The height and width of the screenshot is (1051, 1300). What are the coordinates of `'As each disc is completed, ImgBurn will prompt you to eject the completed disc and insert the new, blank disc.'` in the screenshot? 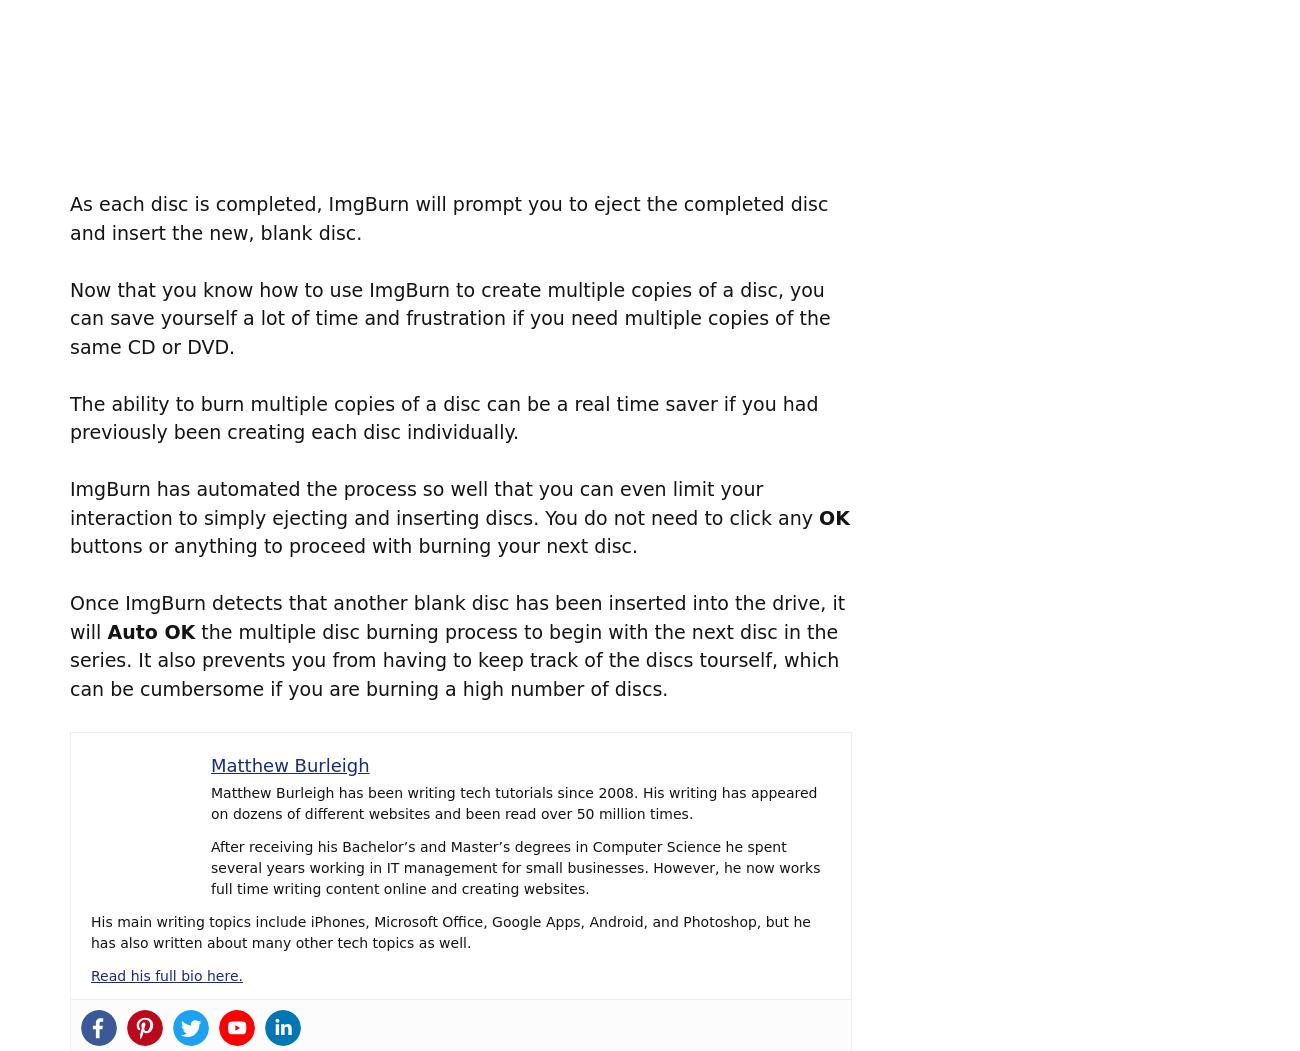 It's located at (448, 216).